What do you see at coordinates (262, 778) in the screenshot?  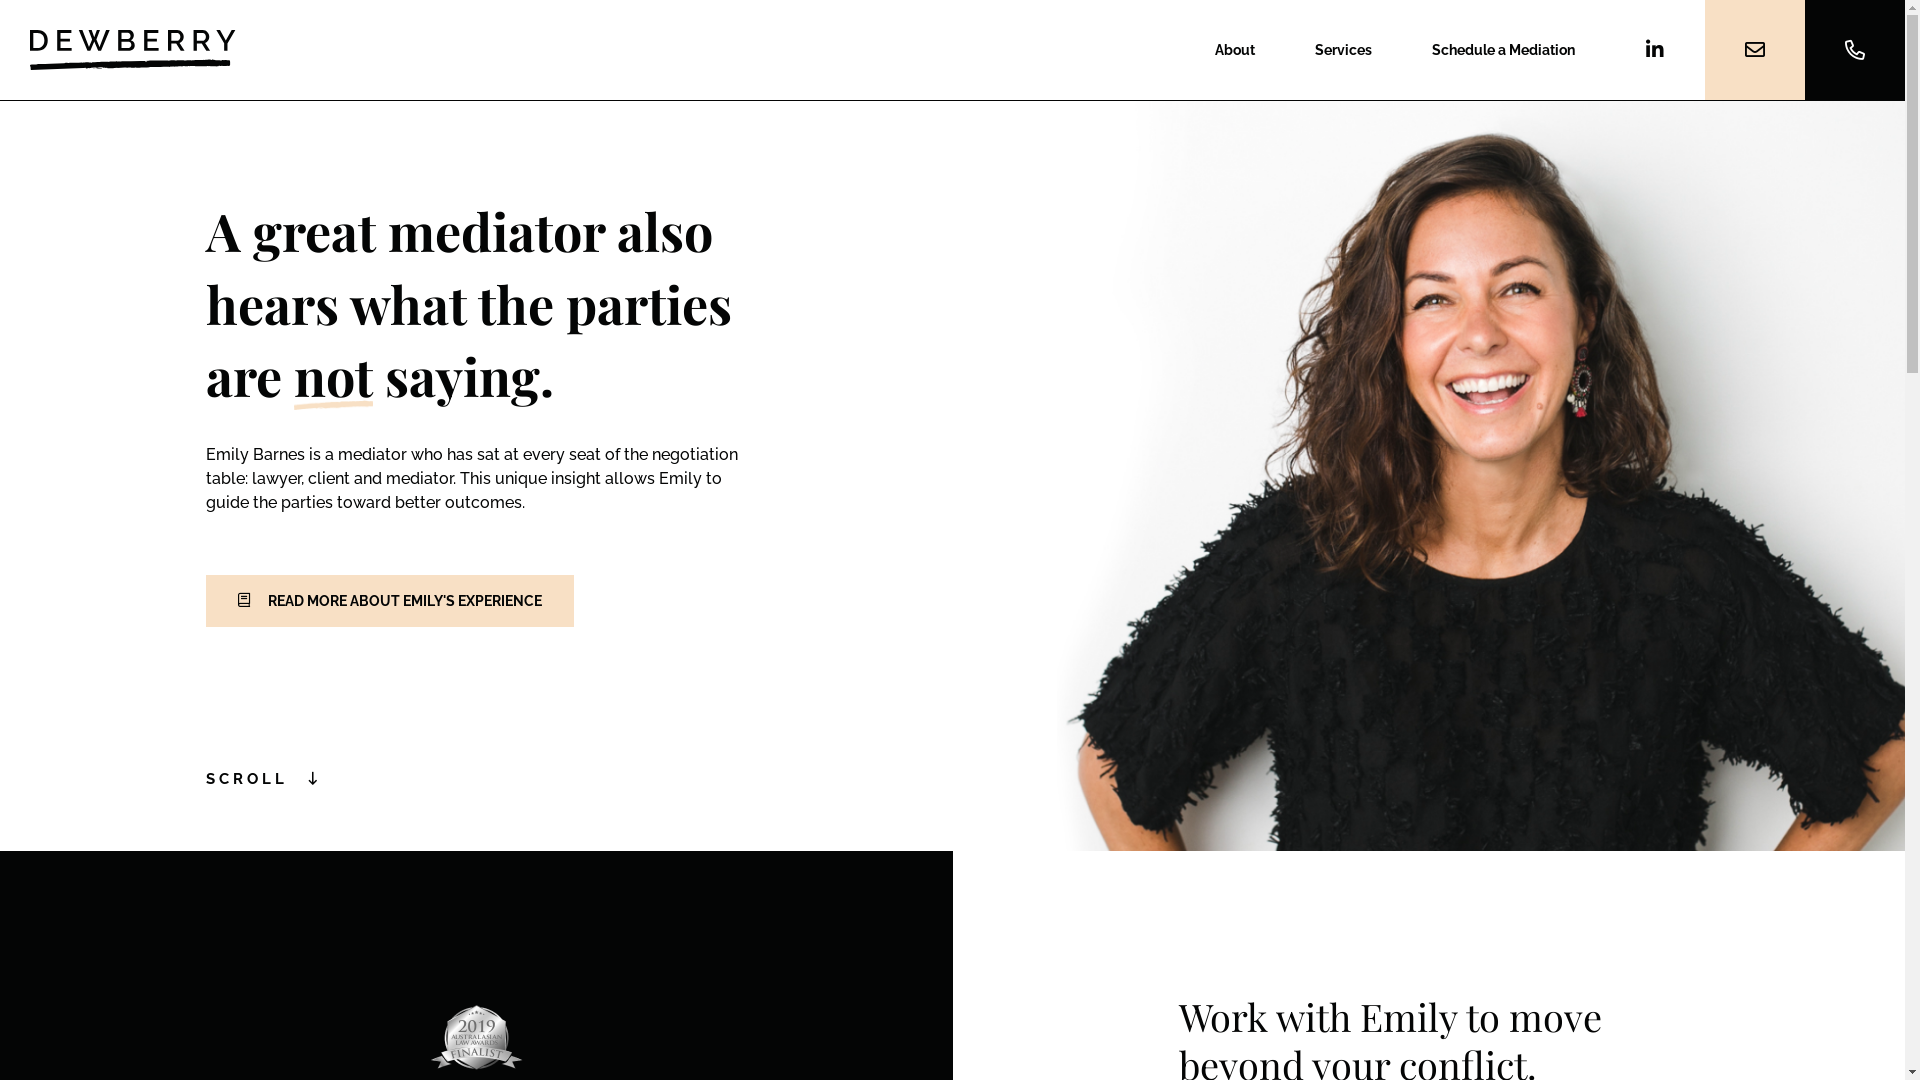 I see `'SCROLL'` at bounding box center [262, 778].